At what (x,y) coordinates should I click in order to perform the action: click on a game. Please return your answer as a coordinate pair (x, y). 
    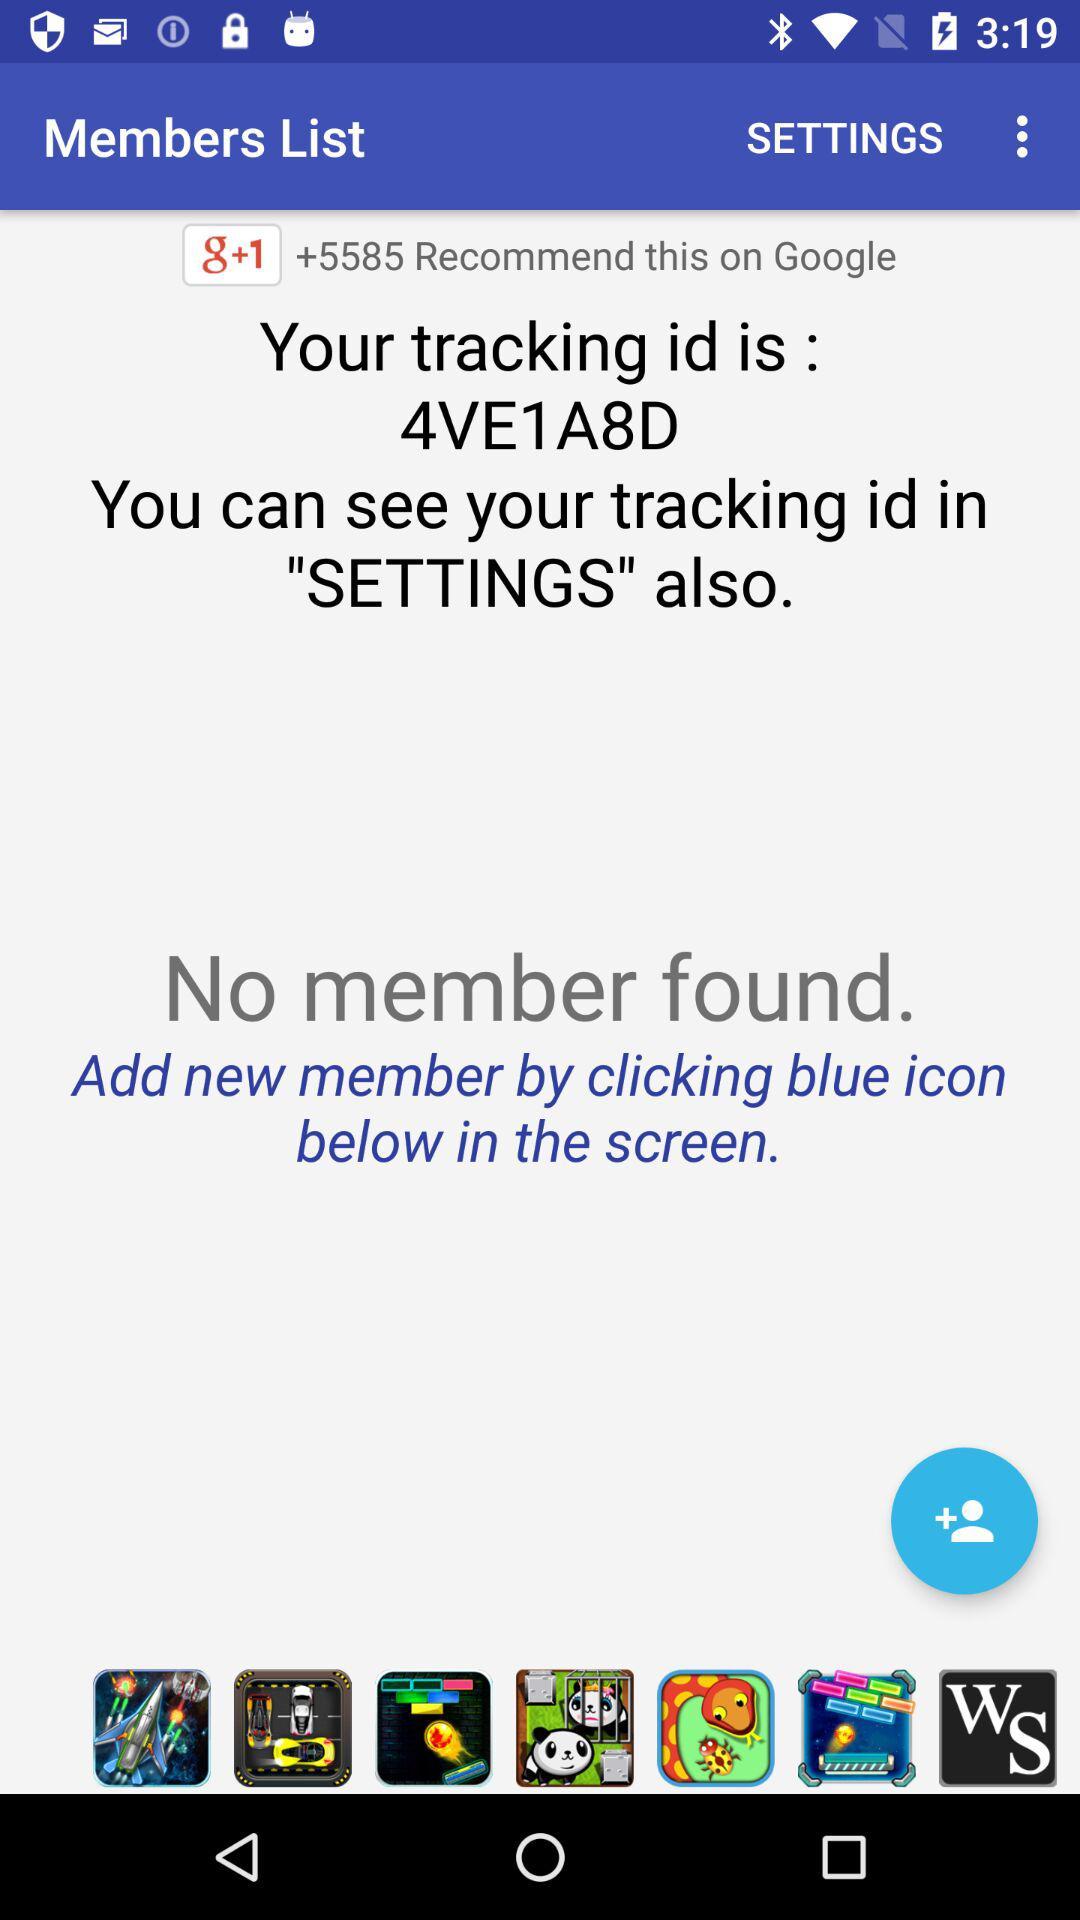
    Looking at the image, I should click on (574, 1727).